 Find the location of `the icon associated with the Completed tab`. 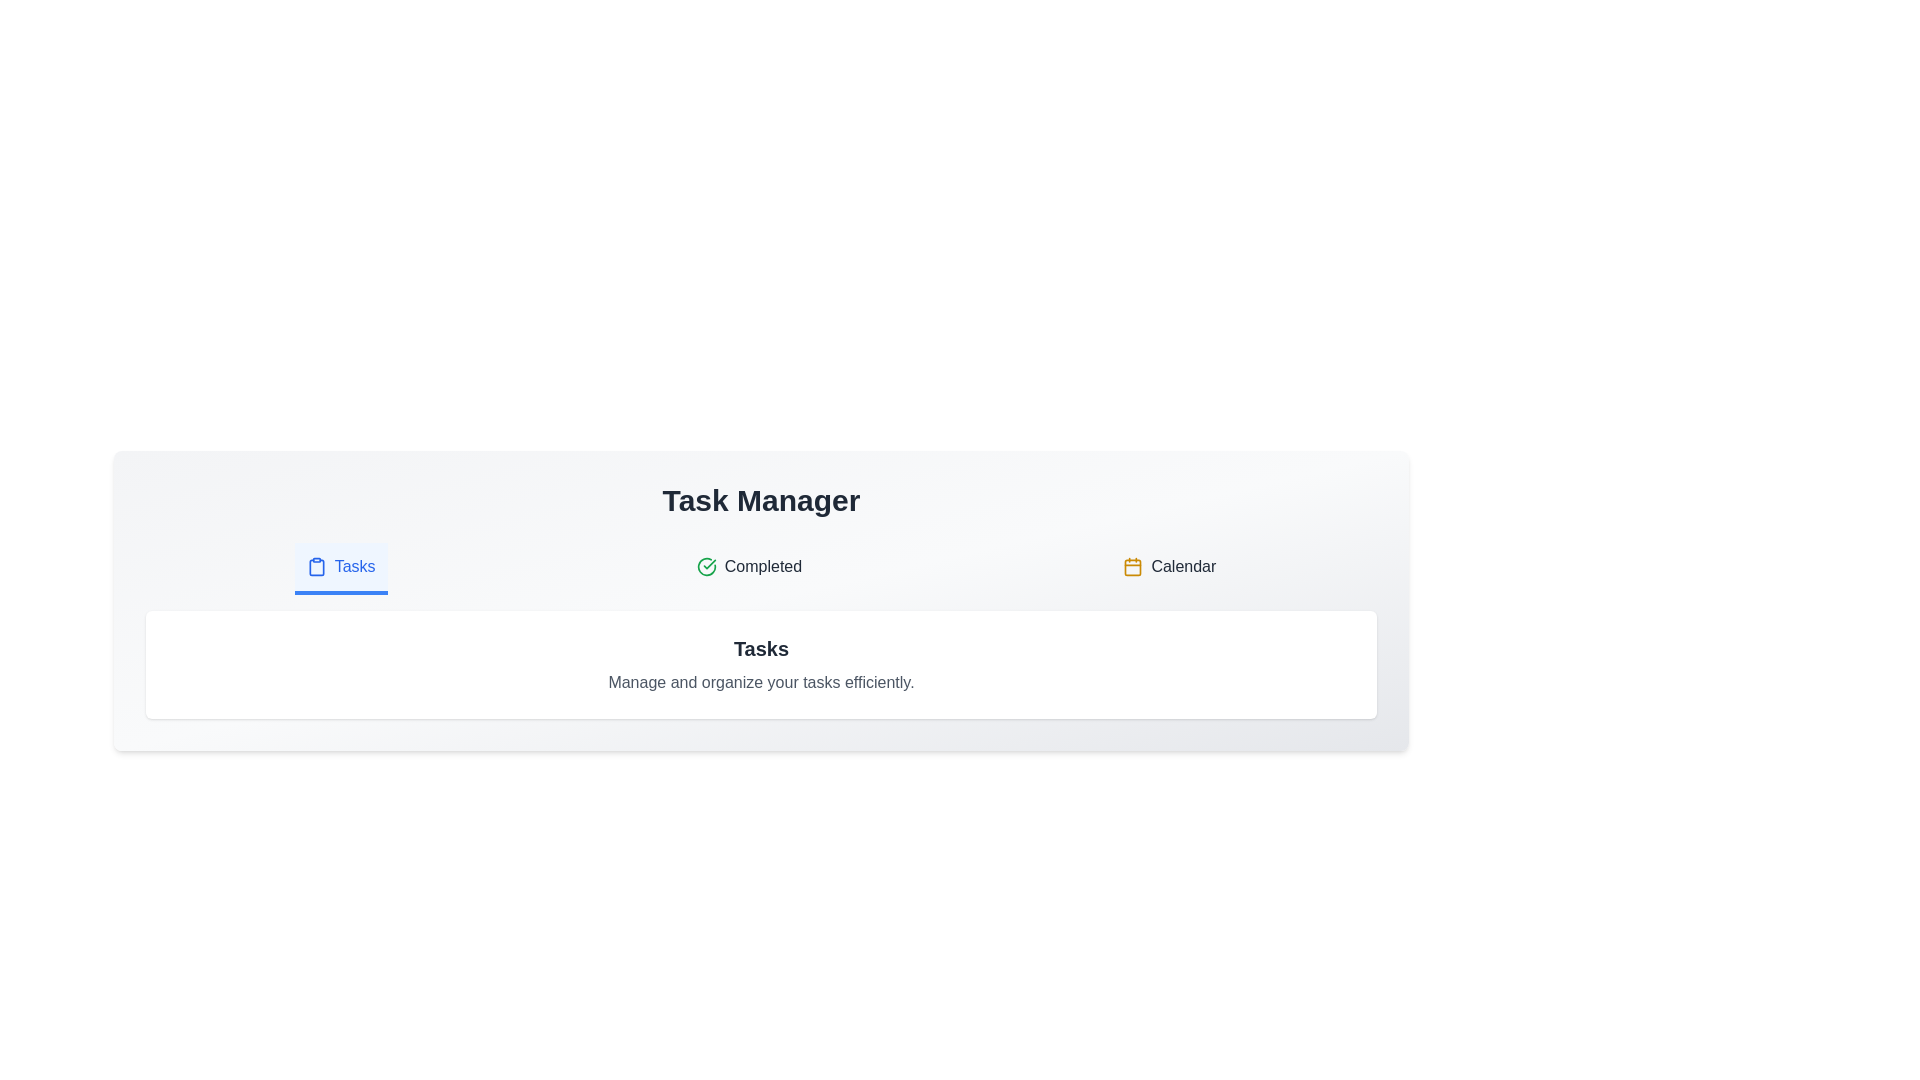

the icon associated with the Completed tab is located at coordinates (706, 567).